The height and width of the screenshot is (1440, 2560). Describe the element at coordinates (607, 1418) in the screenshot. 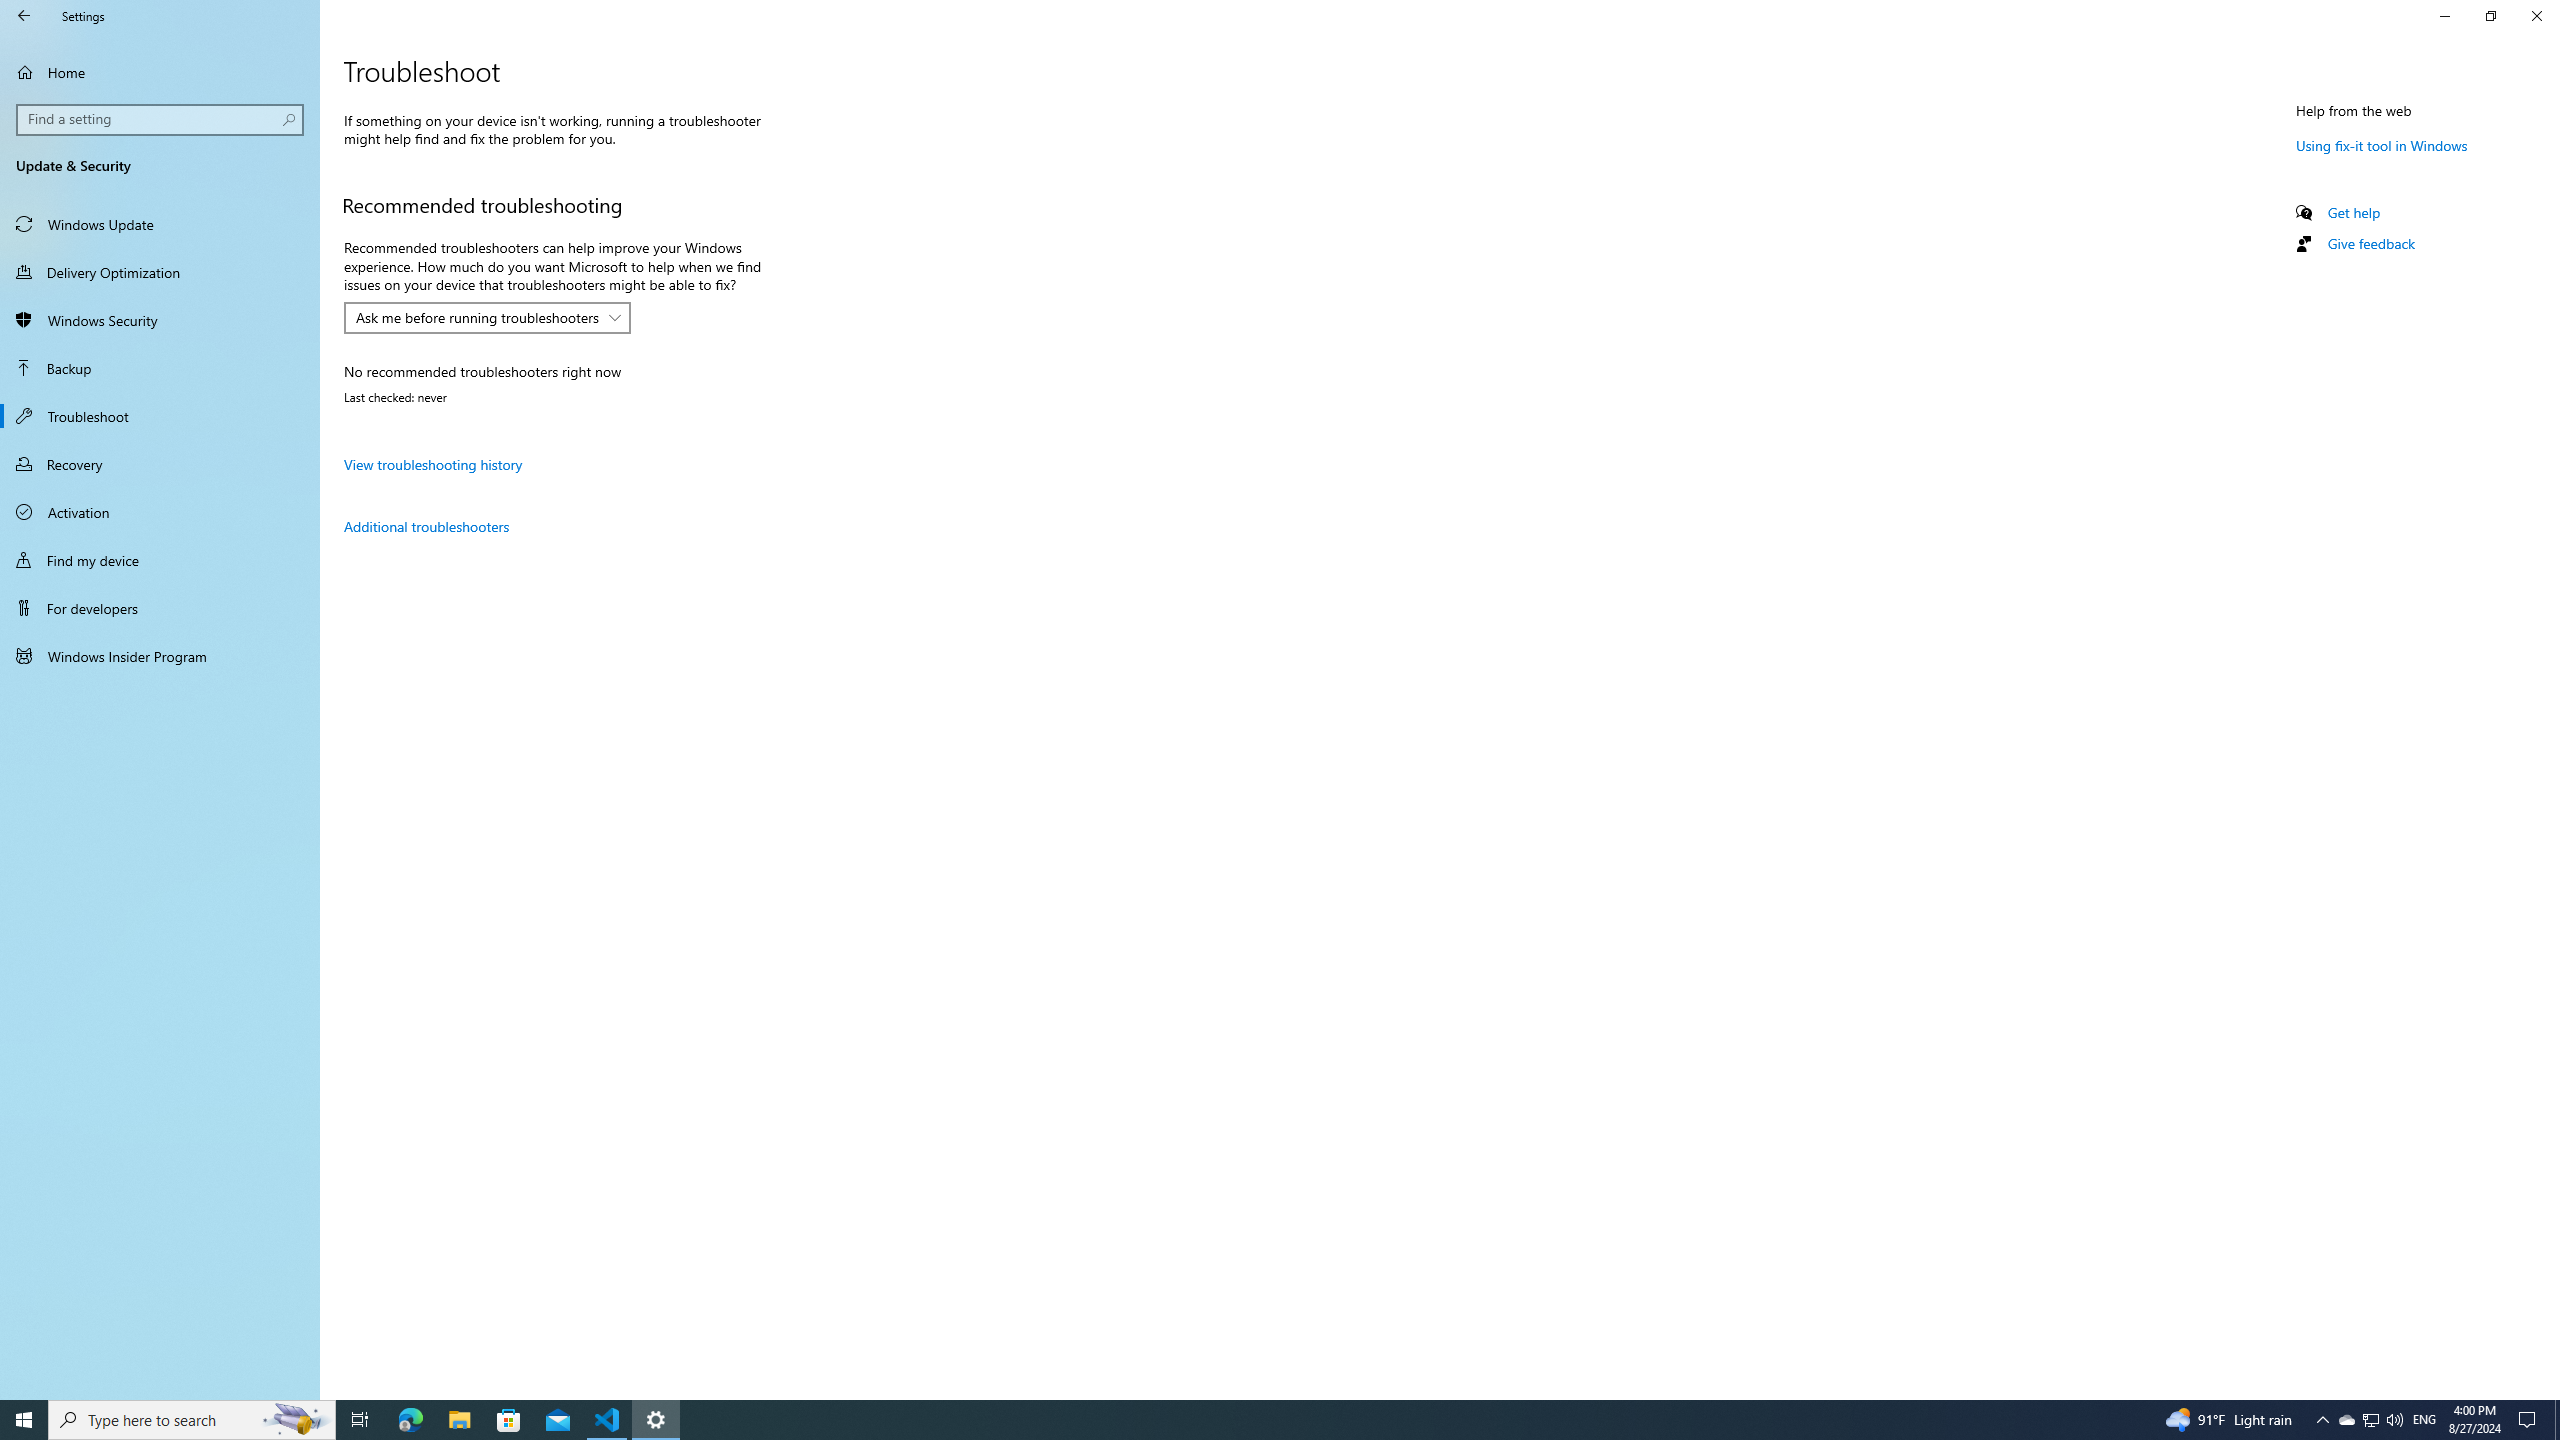

I see `'Visual Studio Code - 1 running window'` at that location.